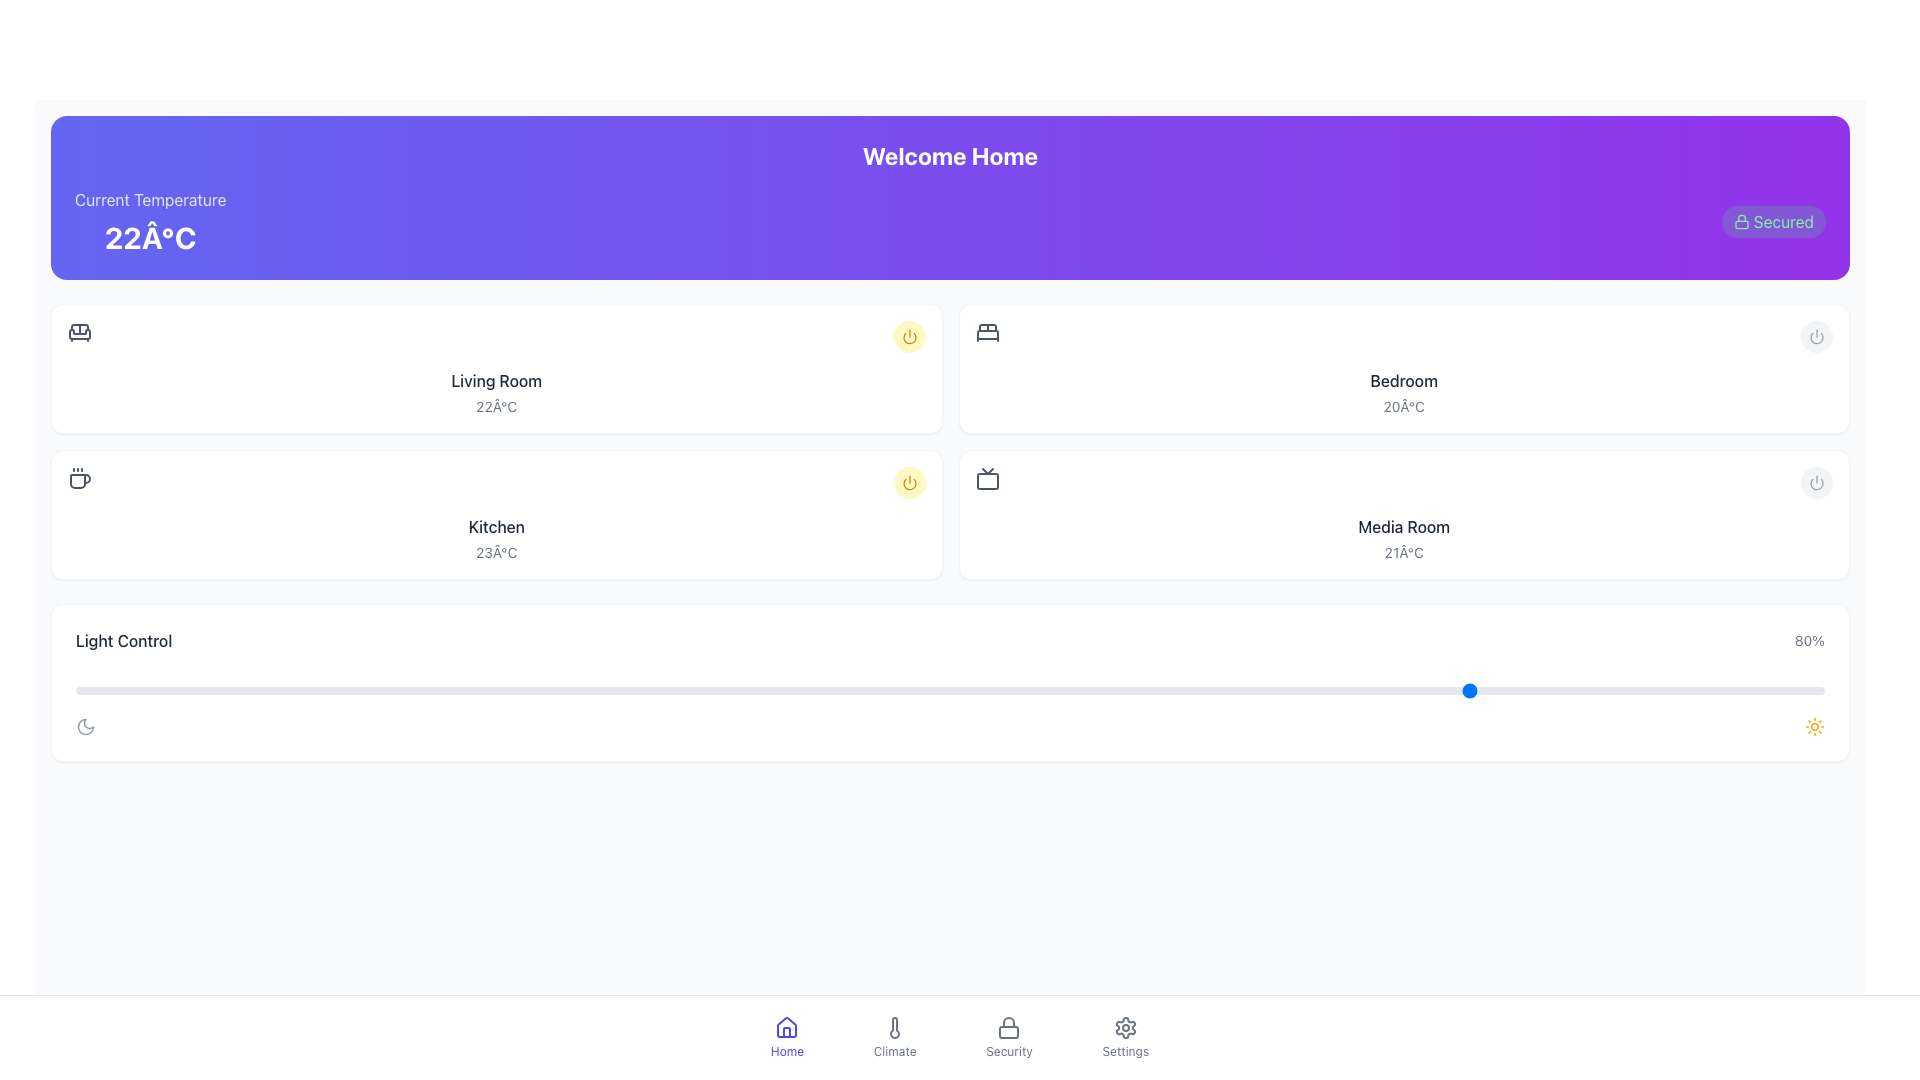 This screenshot has height=1080, width=1920. I want to click on the toggle button located, so click(1817, 335).